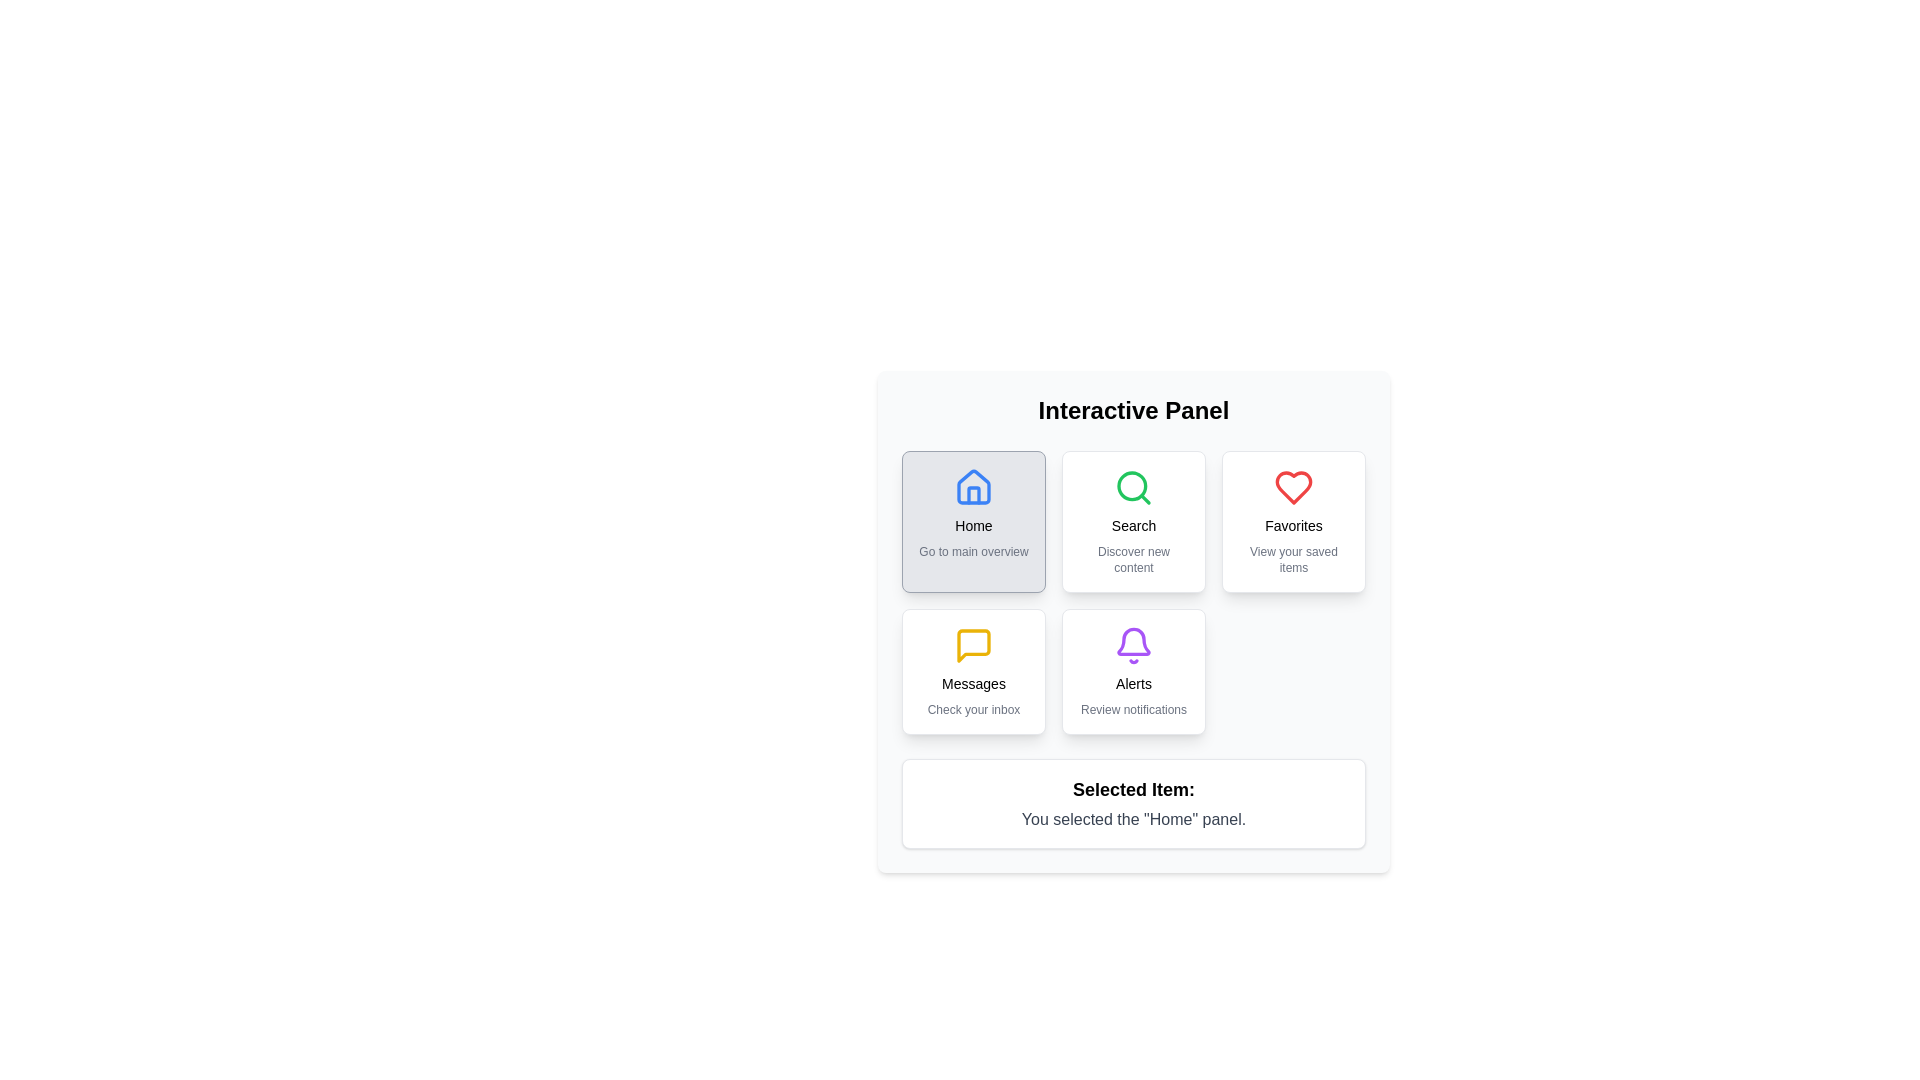  What do you see at coordinates (1133, 620) in the screenshot?
I see `the layout of the central navigational Panel that provides information and allows exploration of different sections` at bounding box center [1133, 620].